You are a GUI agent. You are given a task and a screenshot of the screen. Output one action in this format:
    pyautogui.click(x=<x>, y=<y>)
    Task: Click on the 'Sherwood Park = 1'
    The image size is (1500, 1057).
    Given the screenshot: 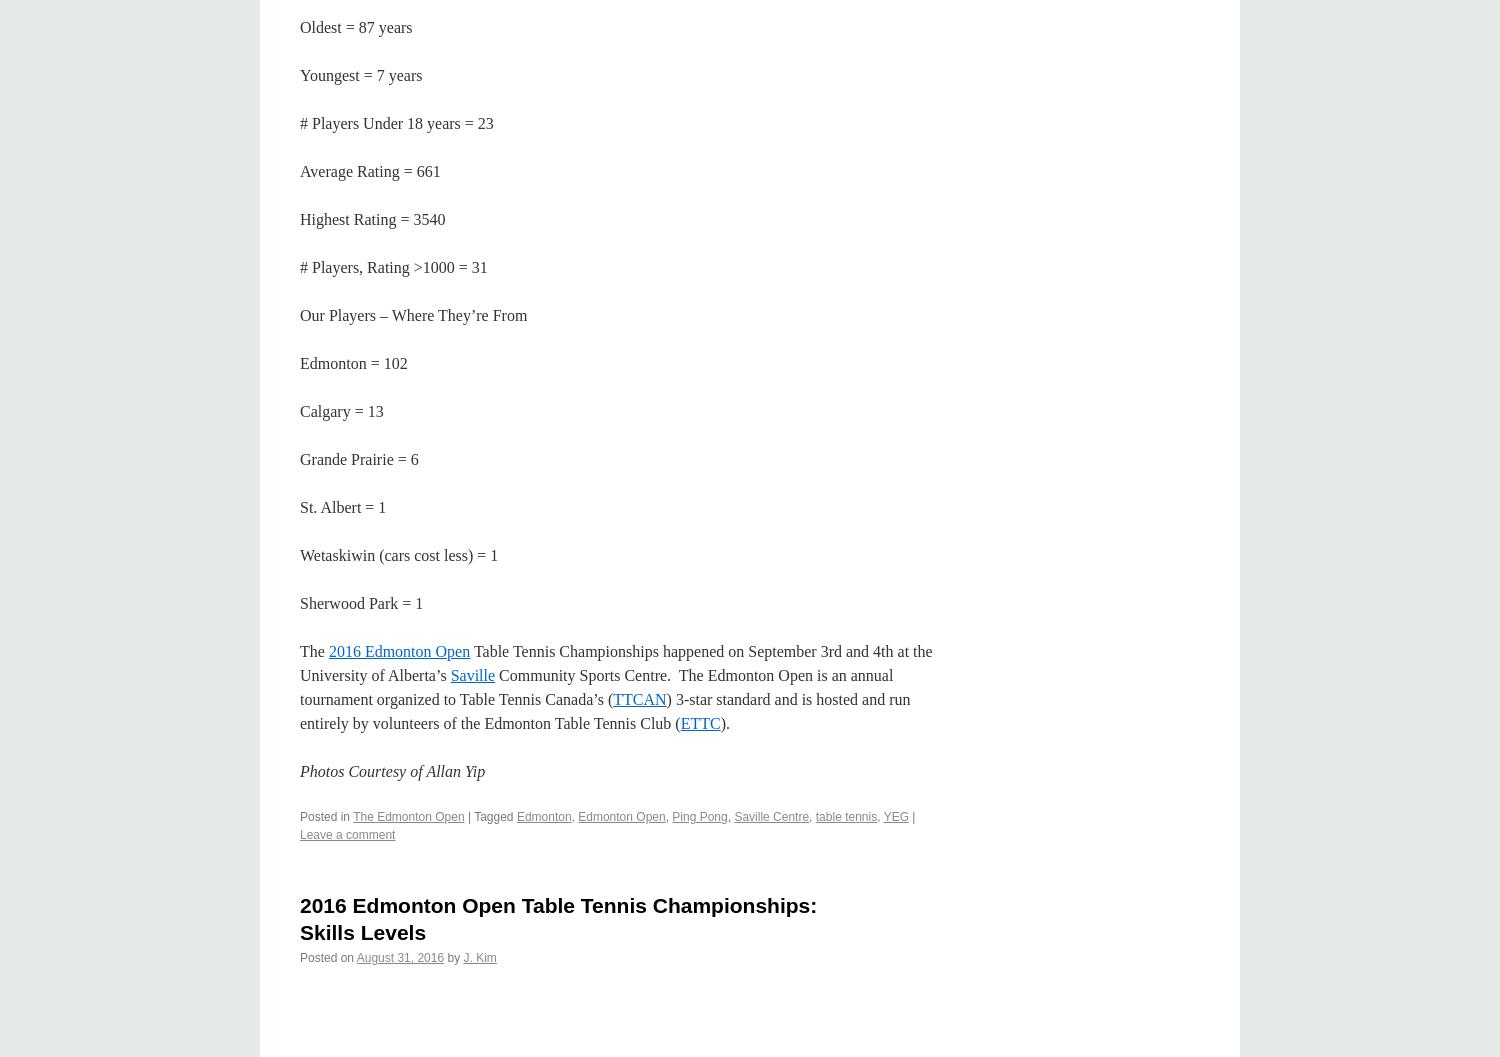 What is the action you would take?
    pyautogui.click(x=360, y=601)
    